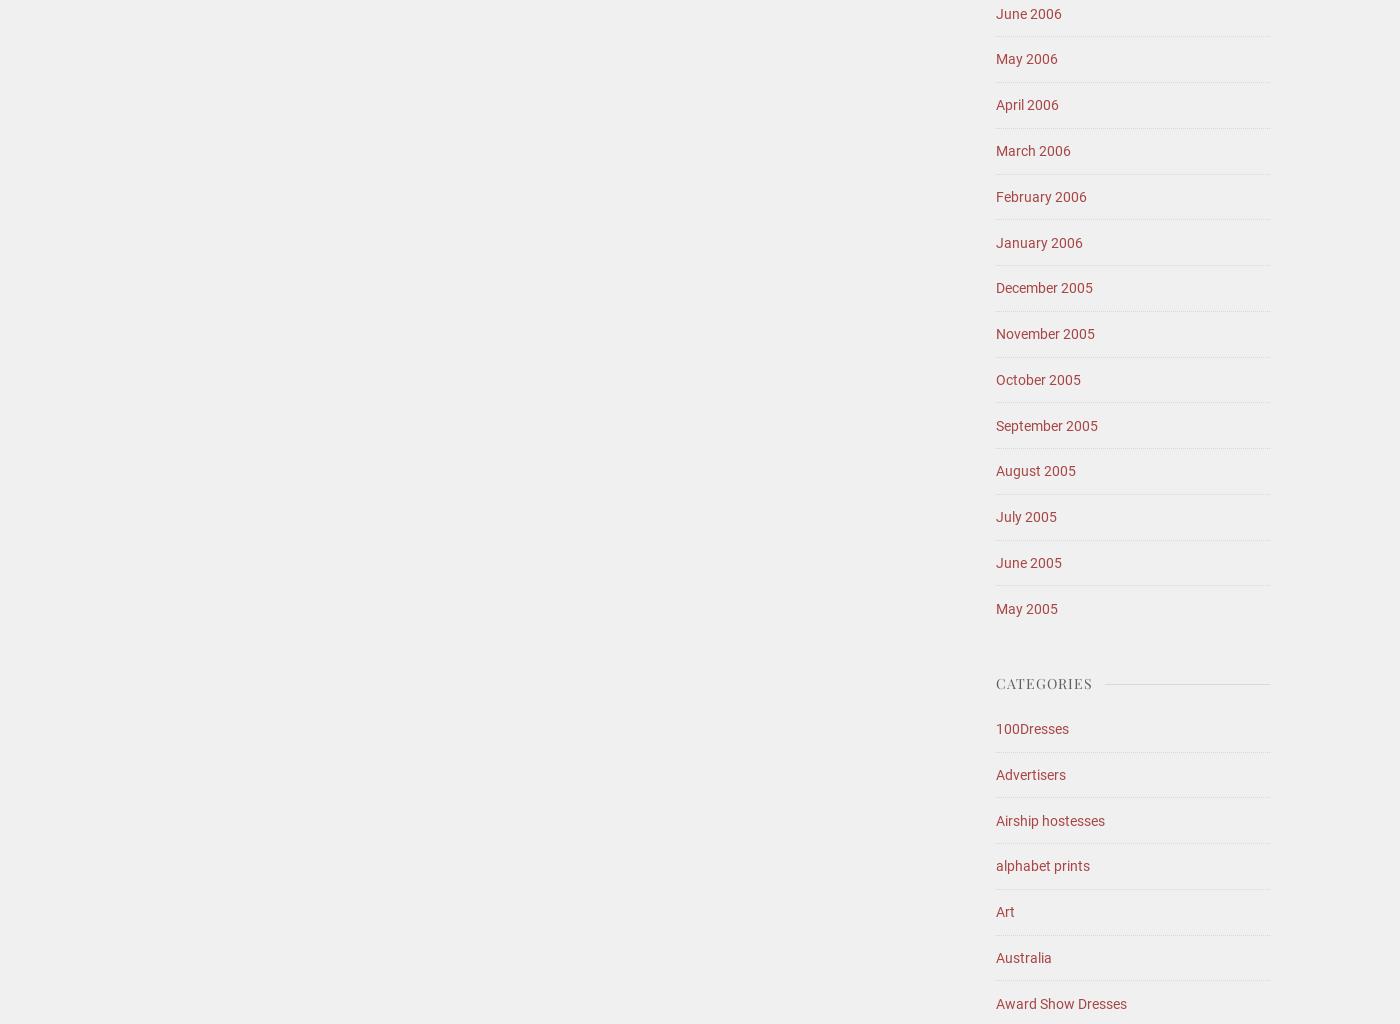 This screenshot has width=1400, height=1024. Describe the element at coordinates (995, 195) in the screenshot. I see `'February 2006'` at that location.